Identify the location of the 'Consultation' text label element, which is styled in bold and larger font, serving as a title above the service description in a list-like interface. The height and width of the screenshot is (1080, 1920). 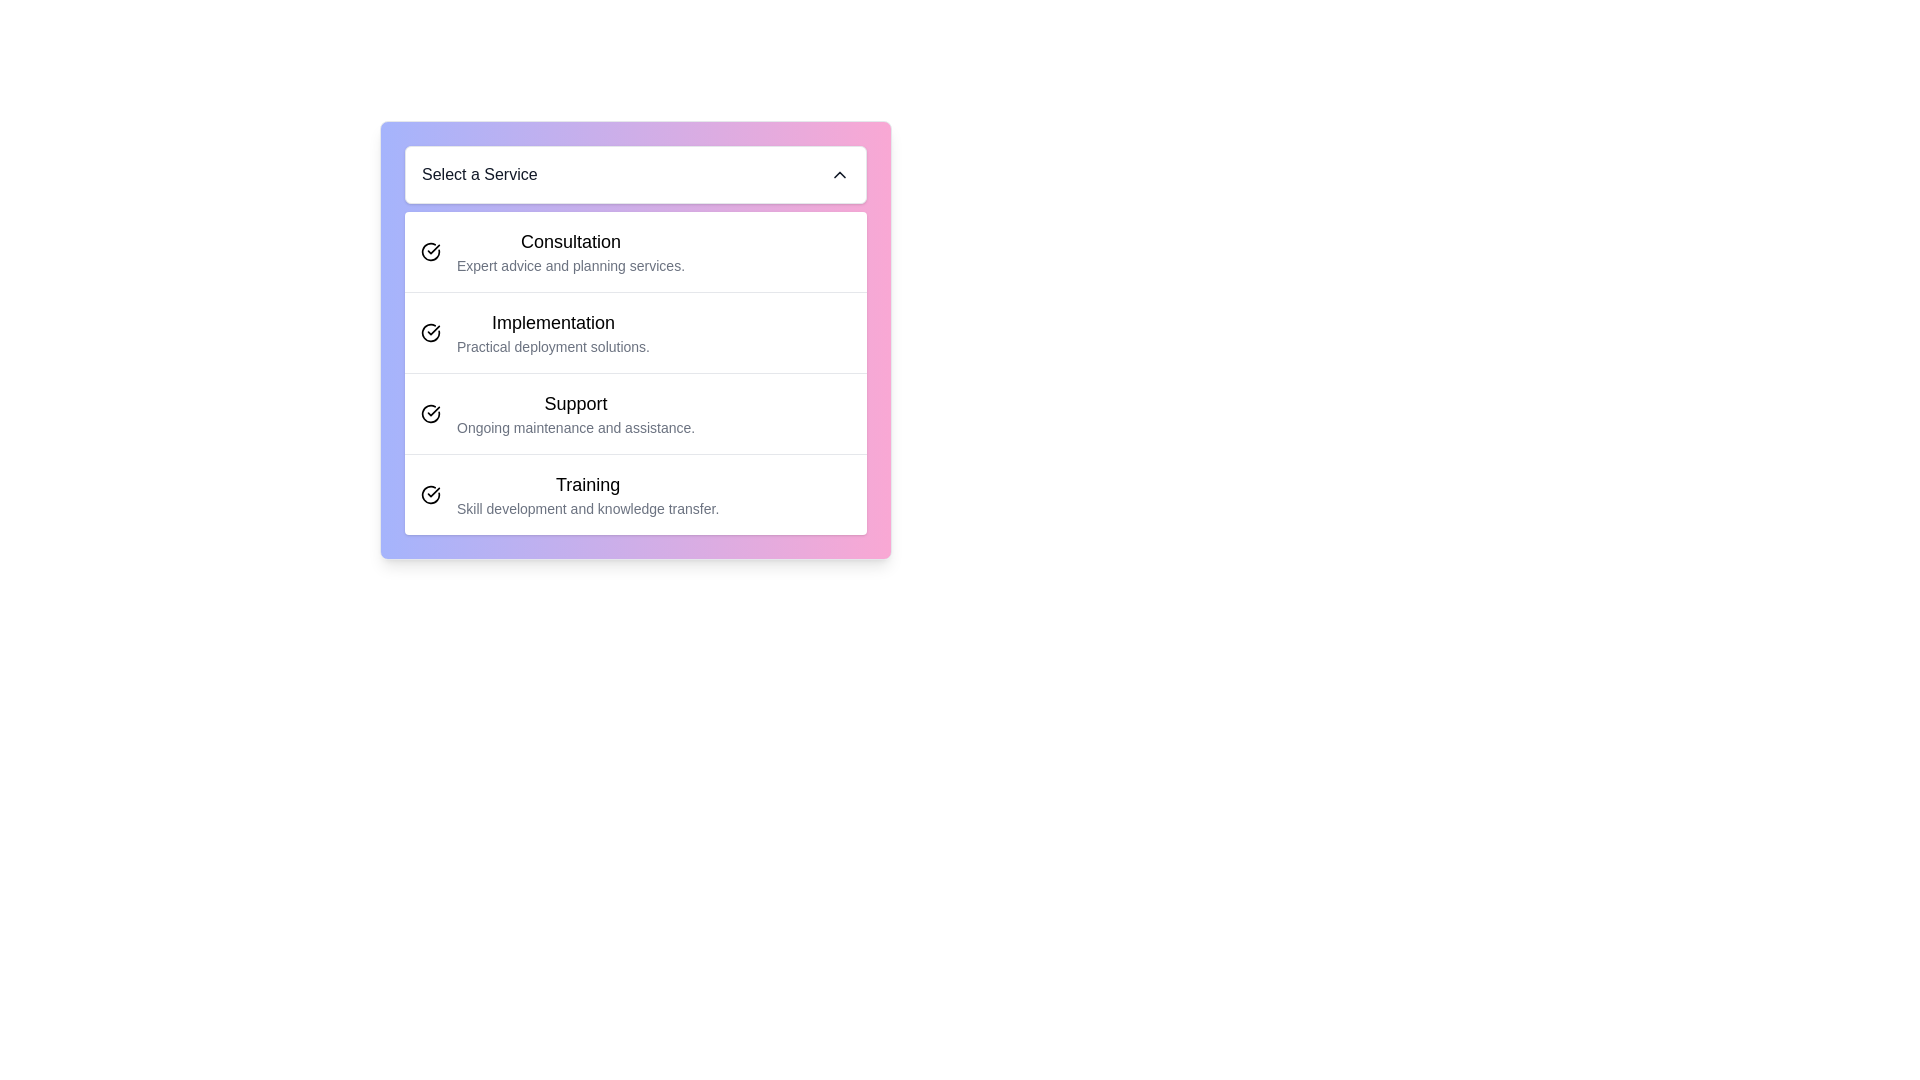
(570, 241).